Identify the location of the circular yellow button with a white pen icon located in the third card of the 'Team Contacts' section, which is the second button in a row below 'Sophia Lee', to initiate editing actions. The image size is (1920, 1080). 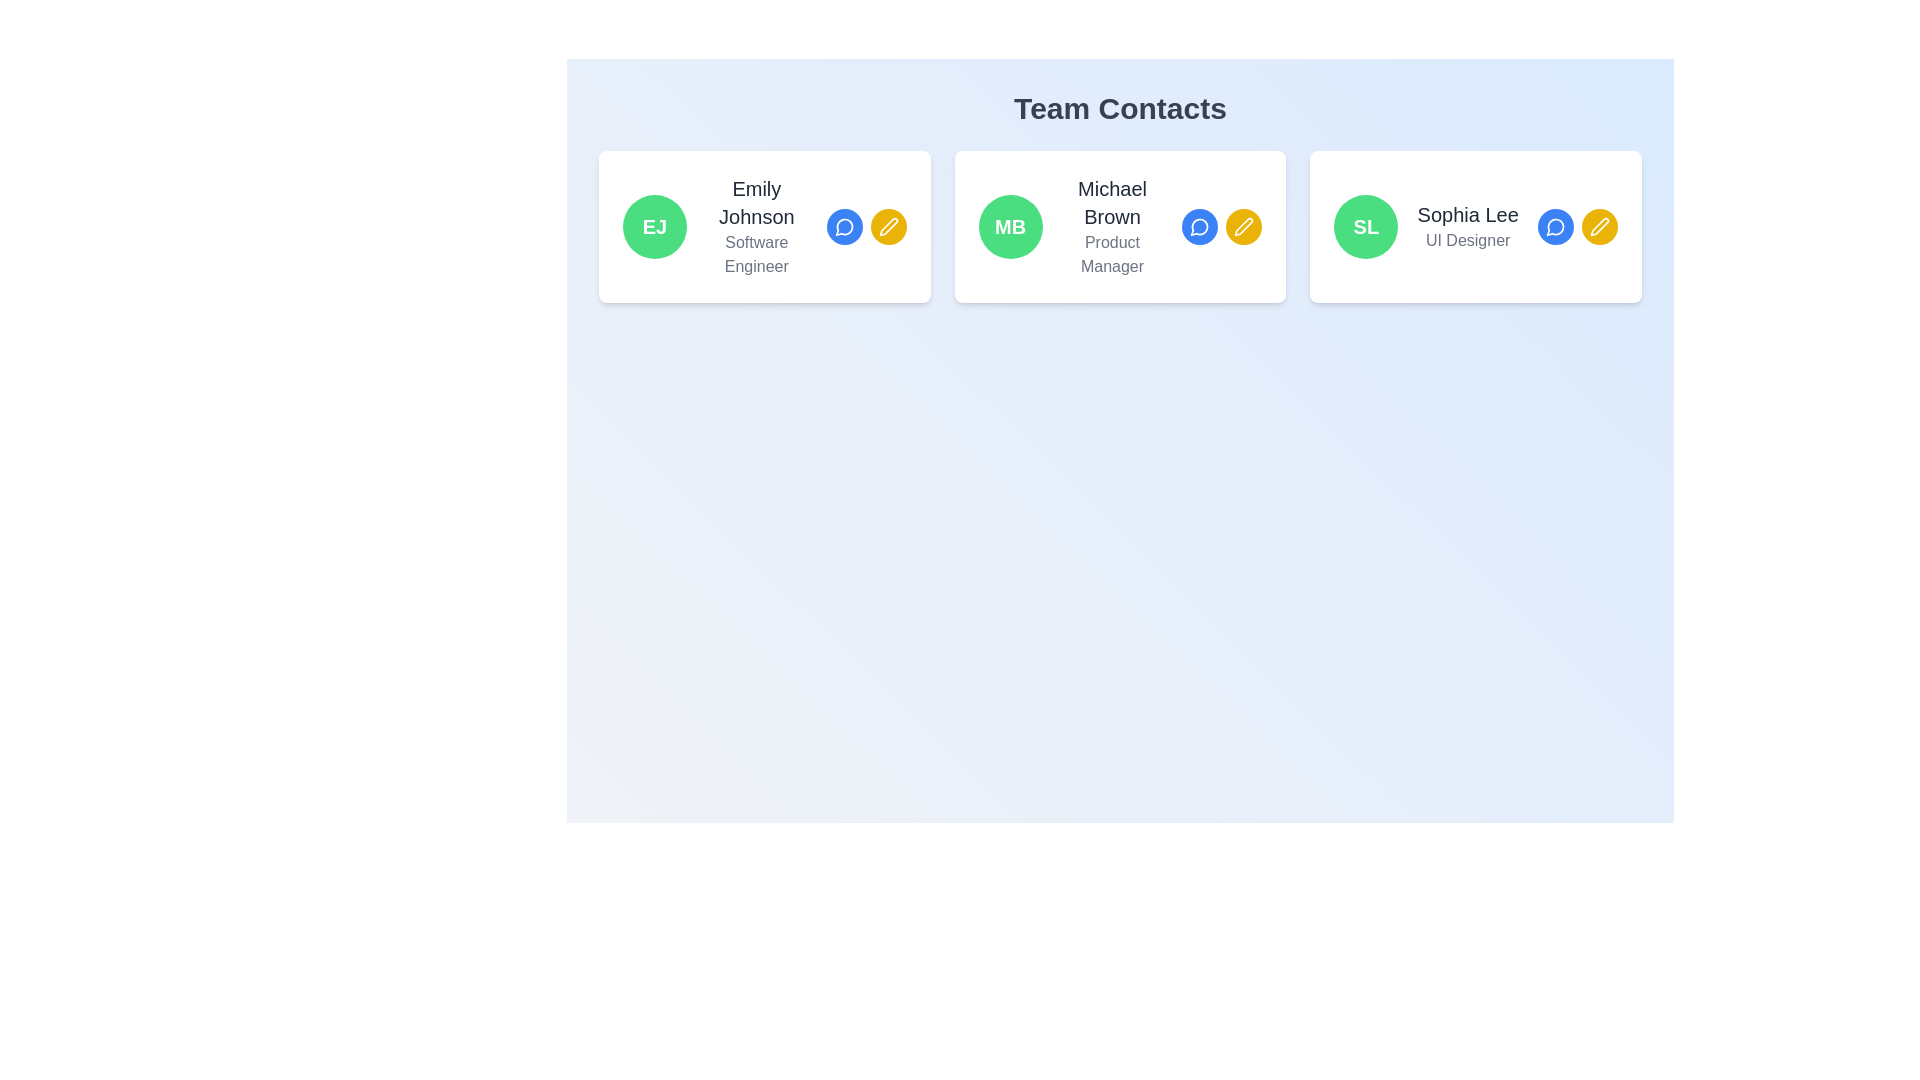
(1597, 226).